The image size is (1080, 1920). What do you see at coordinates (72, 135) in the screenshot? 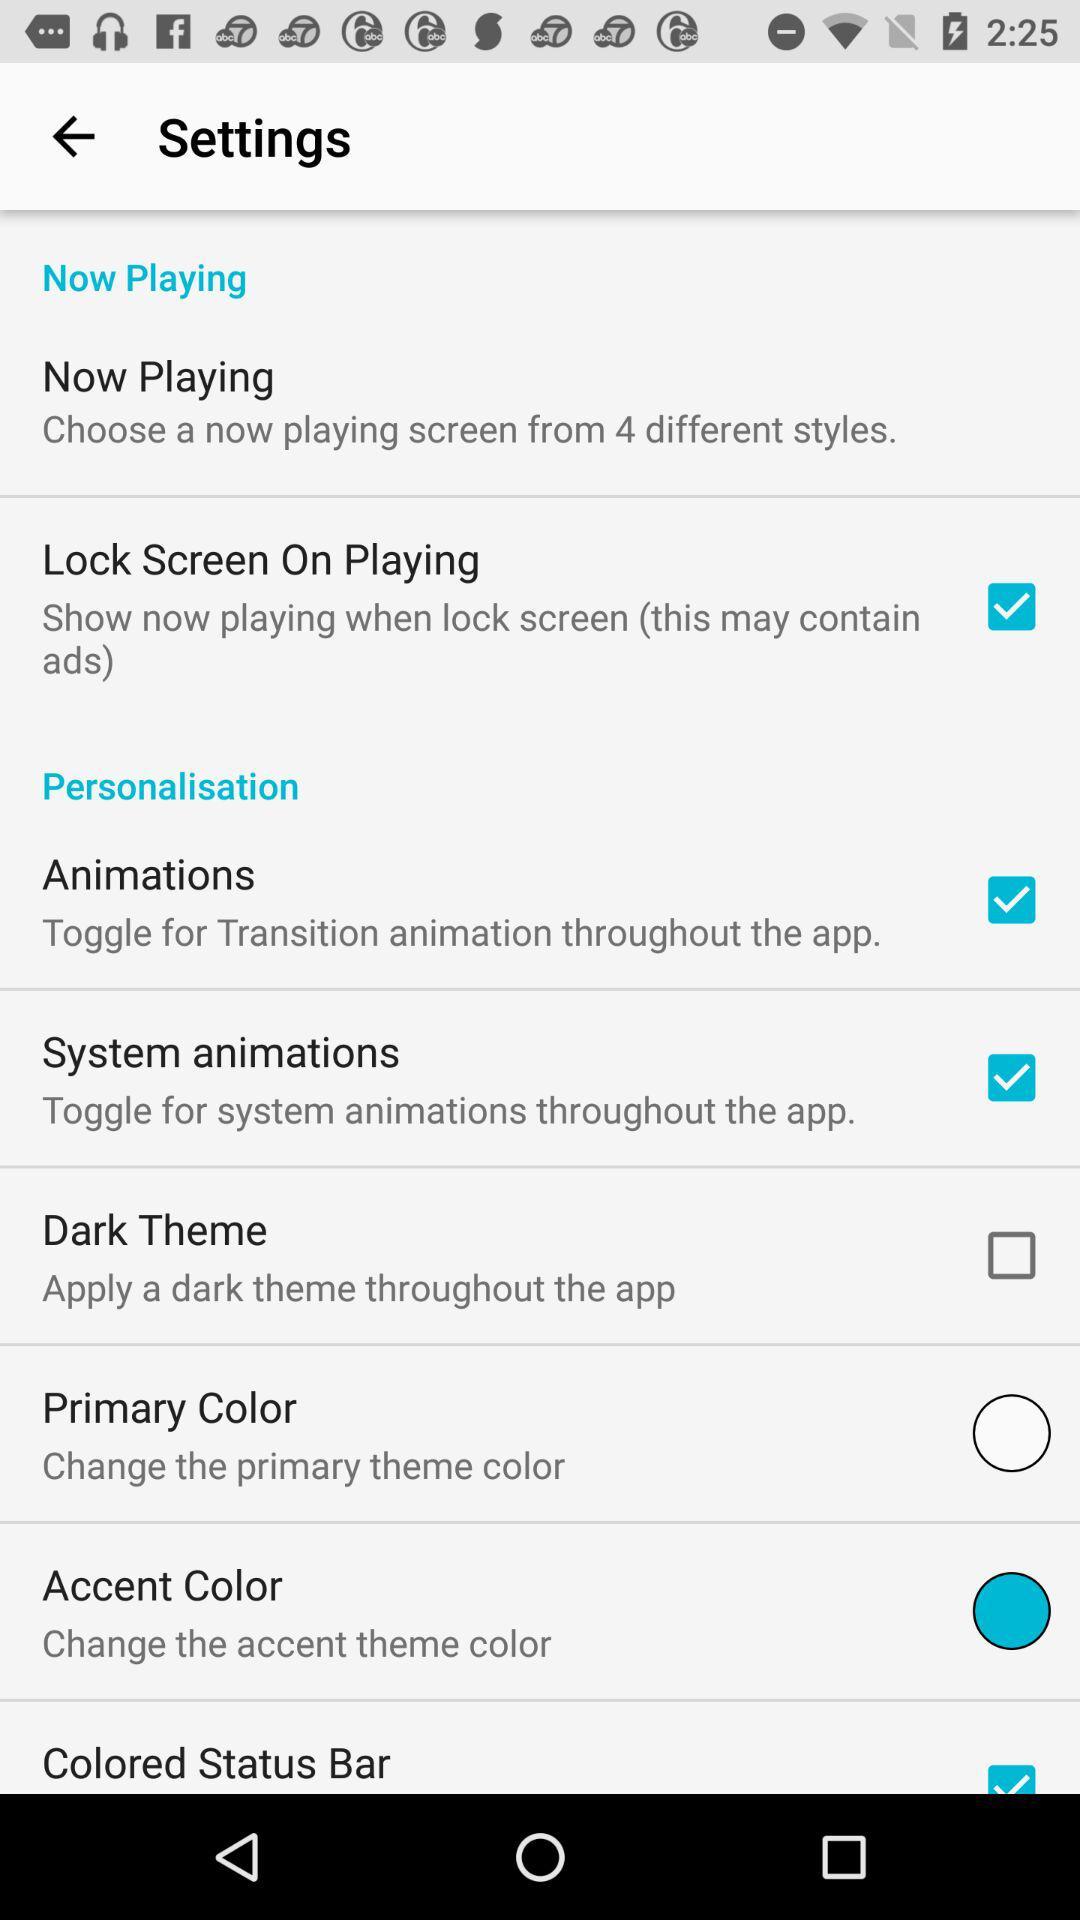
I see `icon above now playing item` at bounding box center [72, 135].